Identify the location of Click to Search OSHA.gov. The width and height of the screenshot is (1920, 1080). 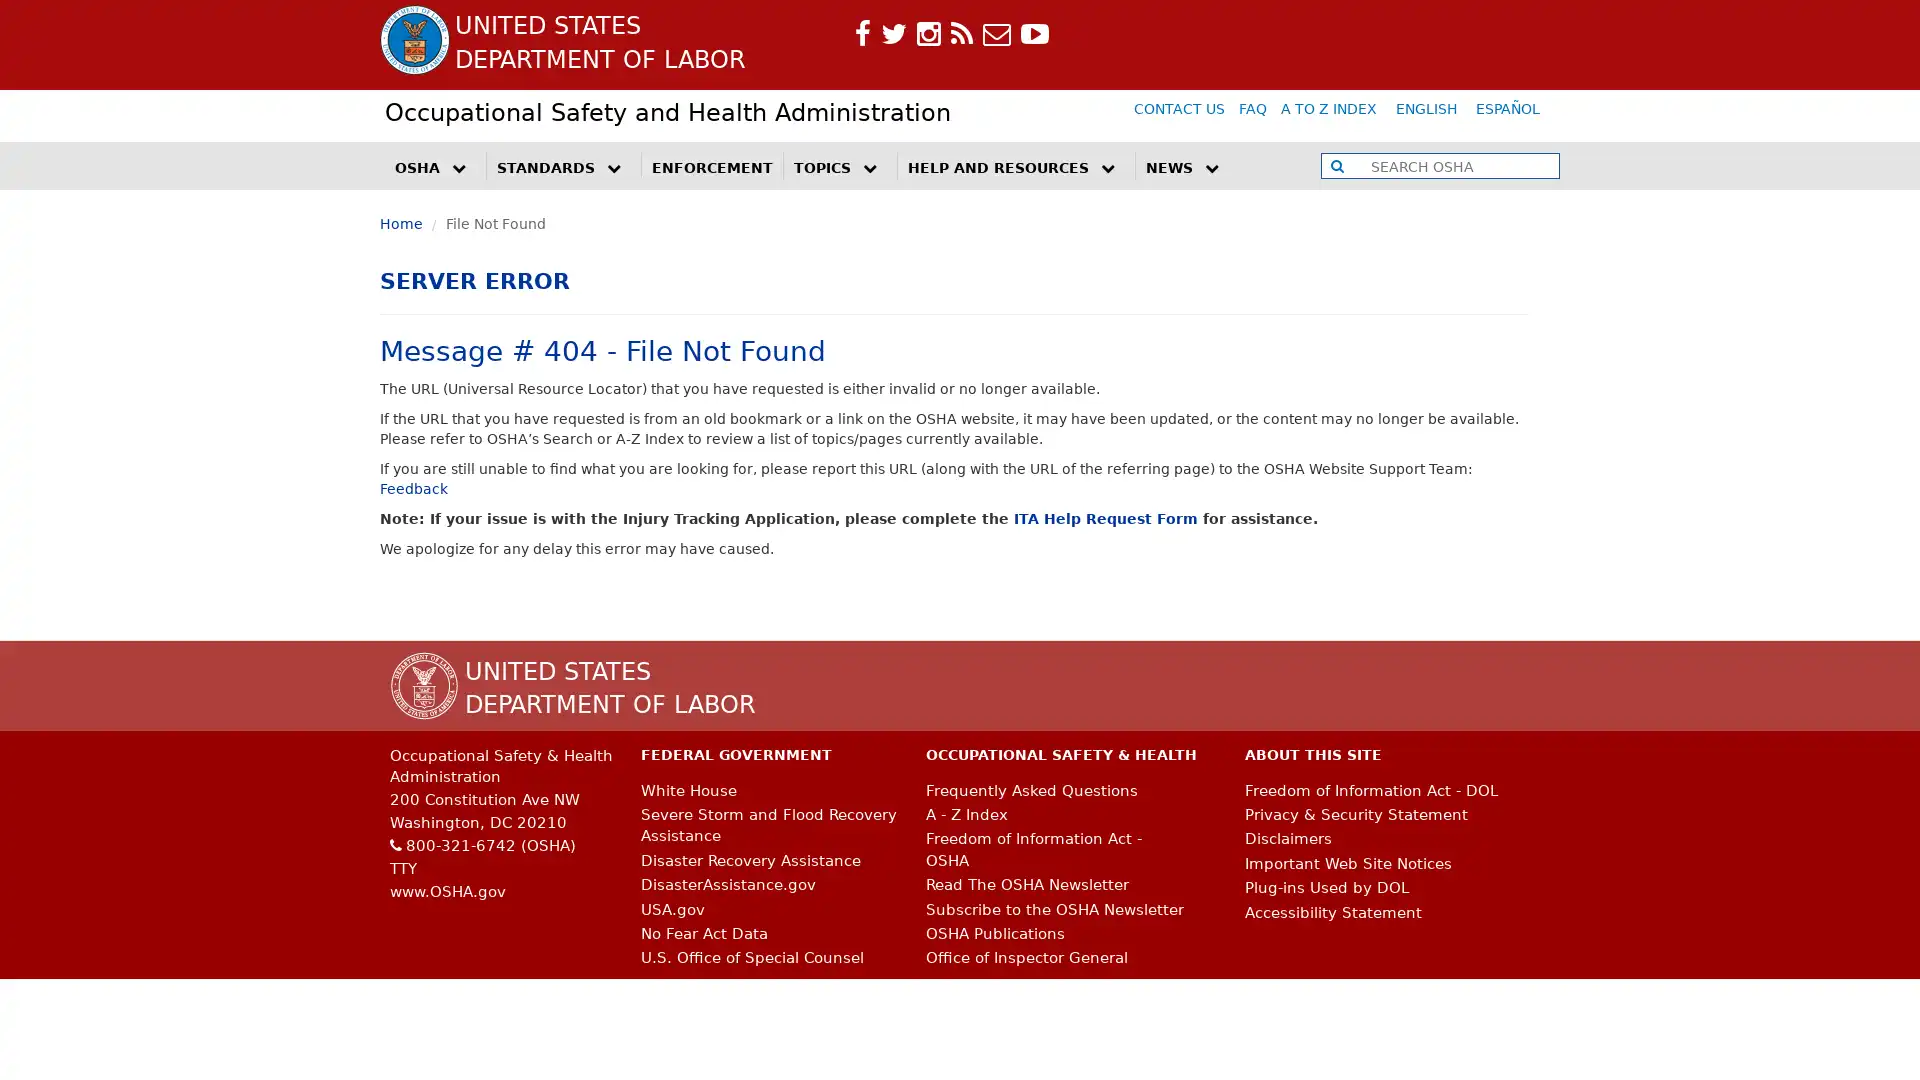
(1337, 164).